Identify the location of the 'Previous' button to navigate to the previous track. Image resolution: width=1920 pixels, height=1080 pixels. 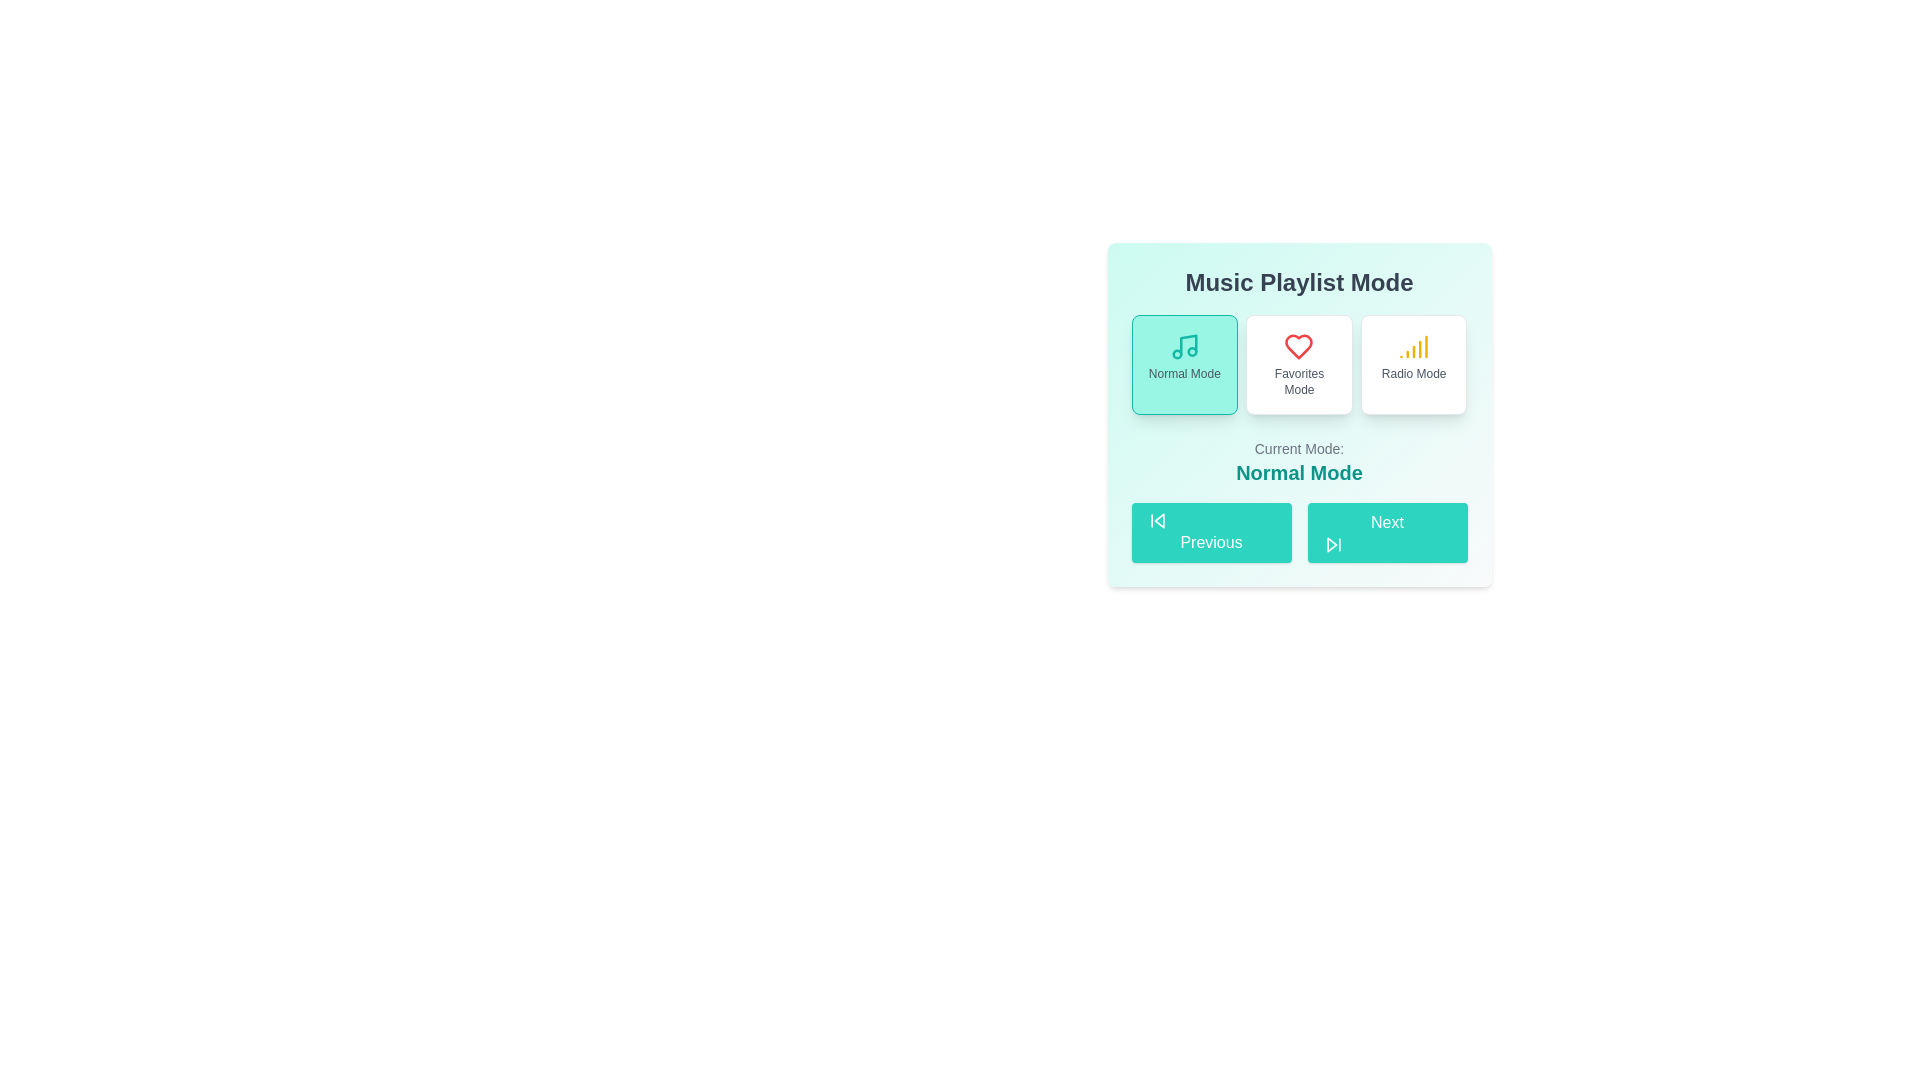
(1210, 531).